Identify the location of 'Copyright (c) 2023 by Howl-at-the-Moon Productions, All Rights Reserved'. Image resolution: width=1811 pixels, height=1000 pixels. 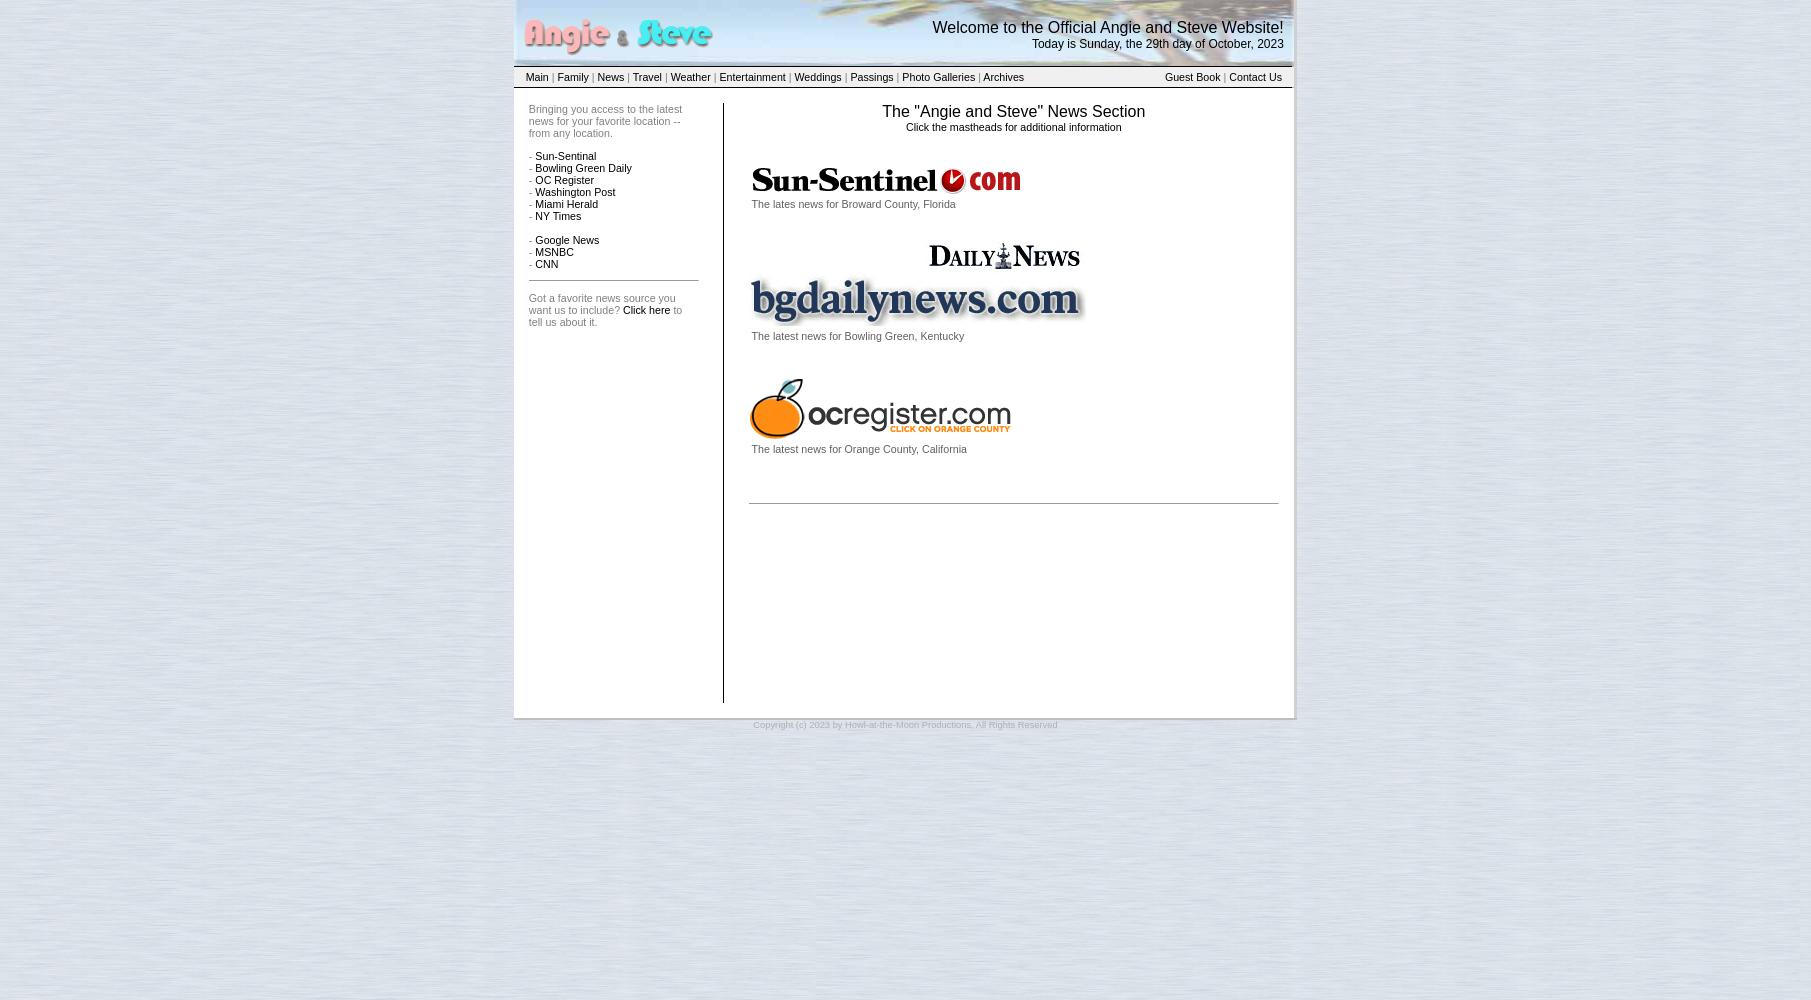
(904, 724).